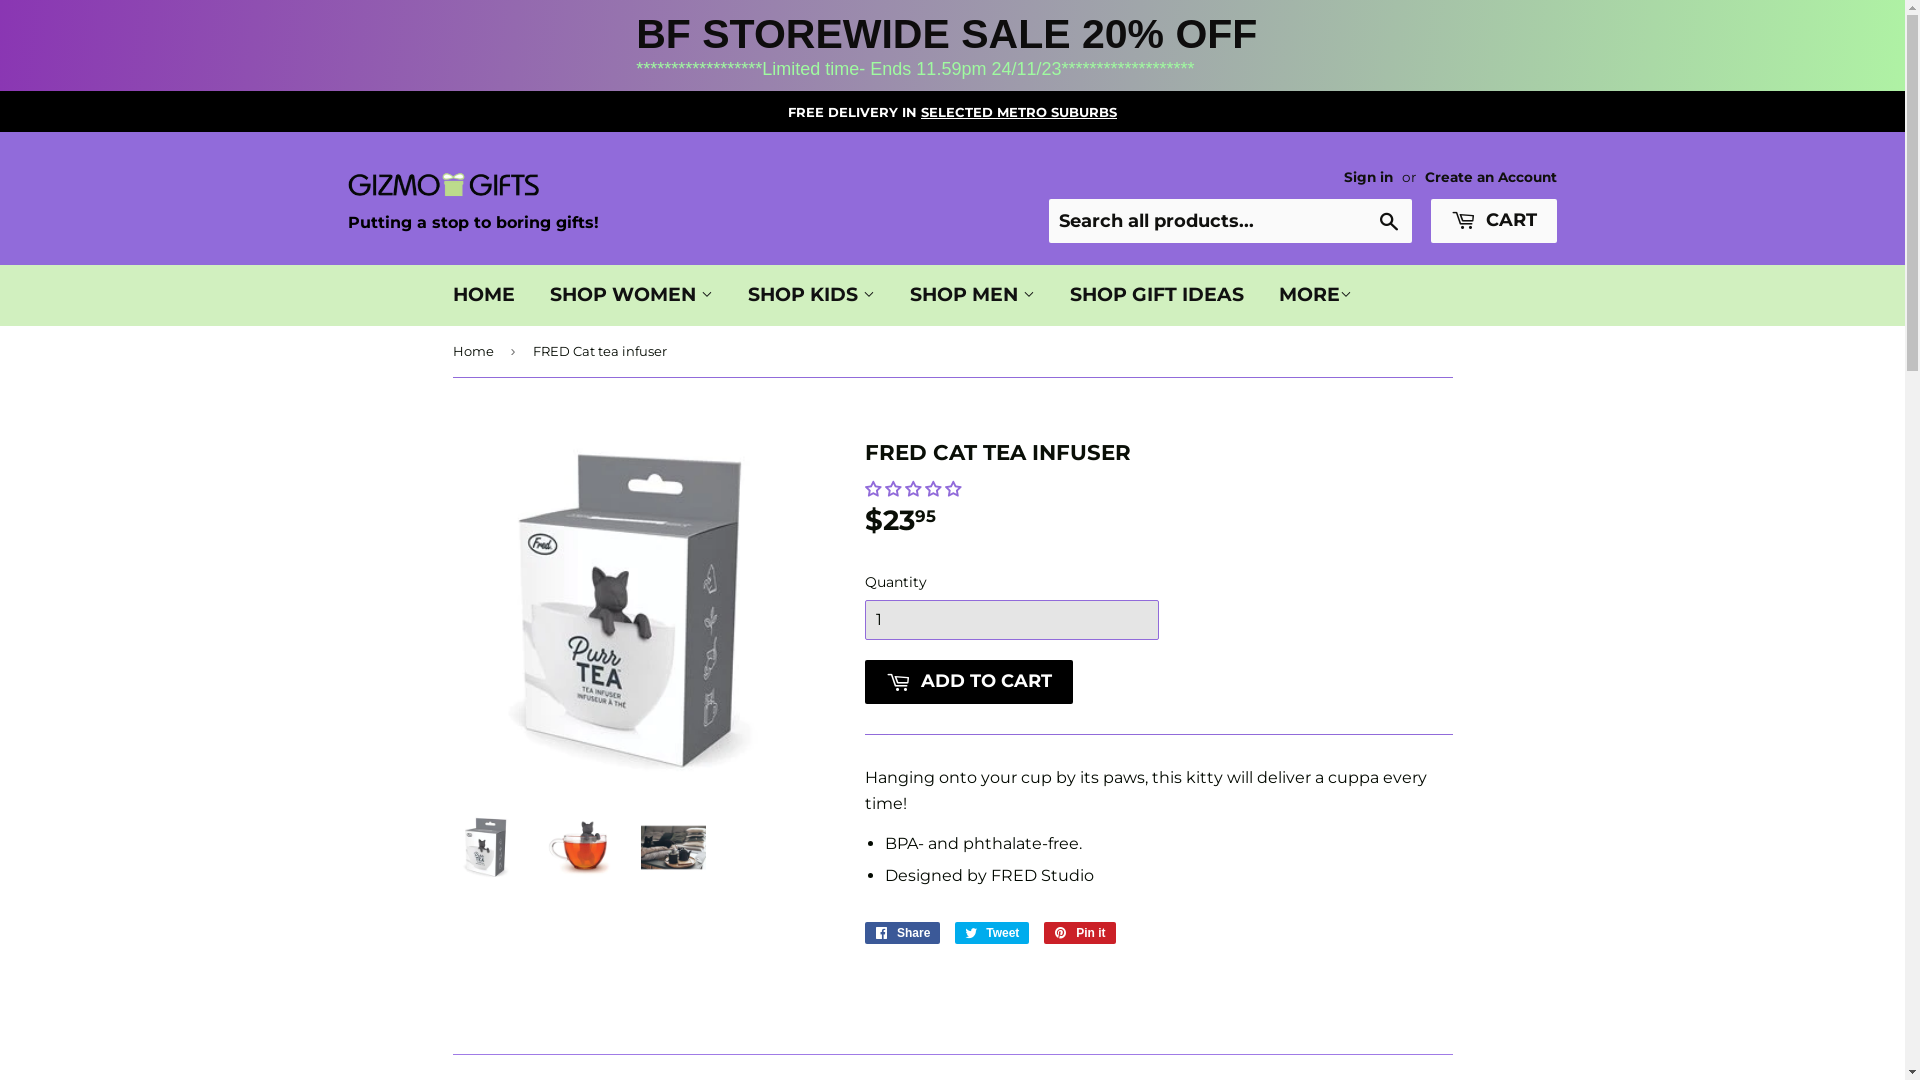  Describe the element at coordinates (951, 111) in the screenshot. I see `'FREE DELIVERY IN SELECTED METRO SUBURBS'` at that location.